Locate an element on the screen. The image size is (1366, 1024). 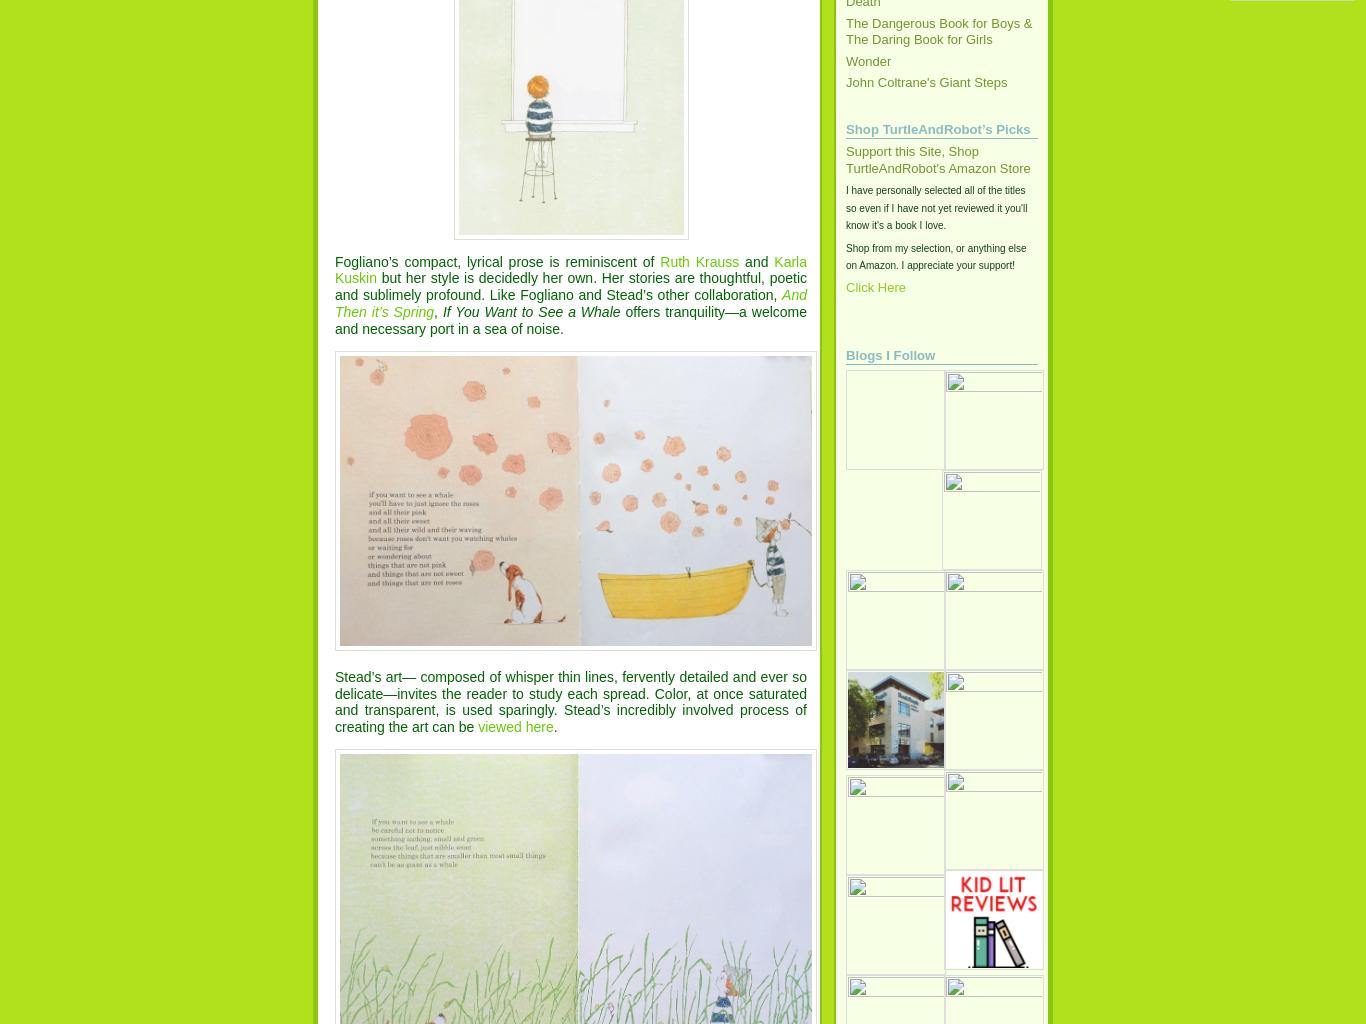
'I have personally selected all of the titles so even if I have not yet reviewed it you'll know it's a book I love.' is located at coordinates (936, 207).